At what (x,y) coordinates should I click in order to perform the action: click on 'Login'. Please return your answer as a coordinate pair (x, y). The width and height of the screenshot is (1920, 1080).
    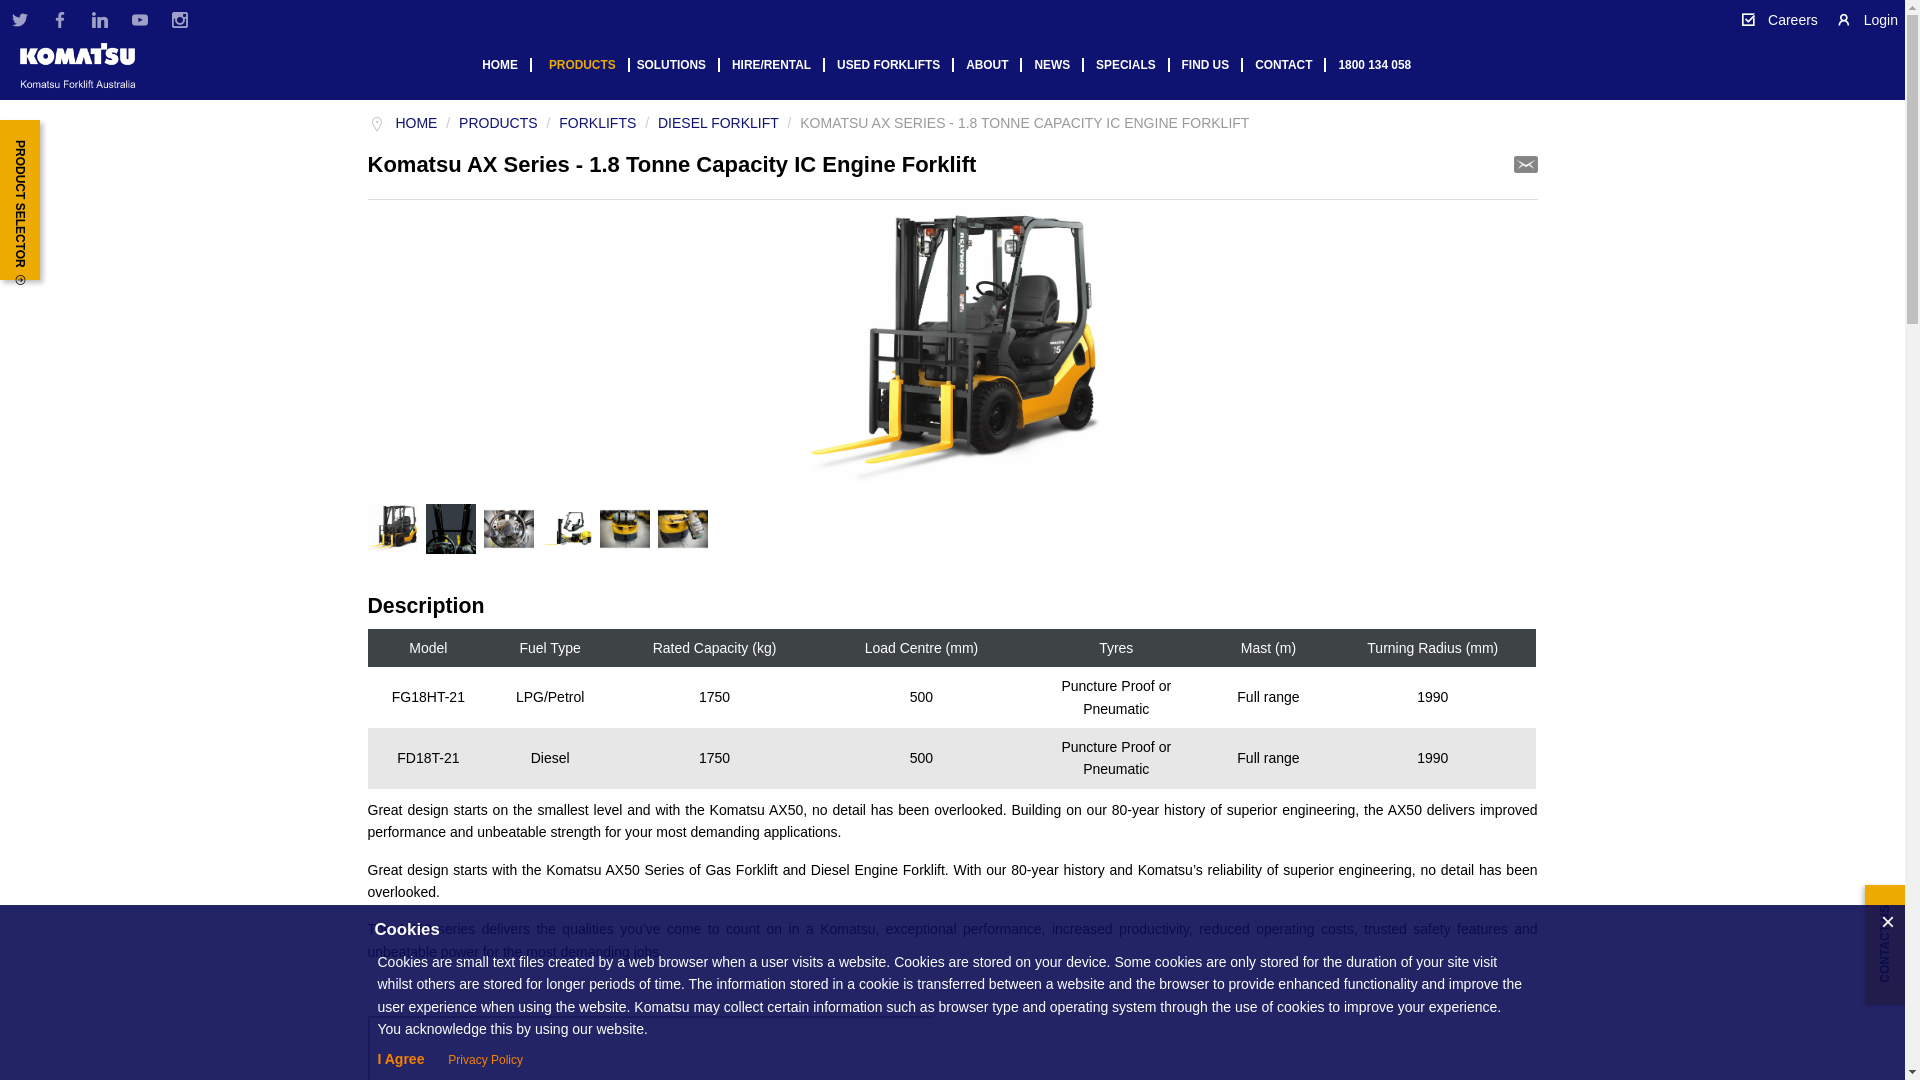
    Looking at the image, I should click on (1866, 19).